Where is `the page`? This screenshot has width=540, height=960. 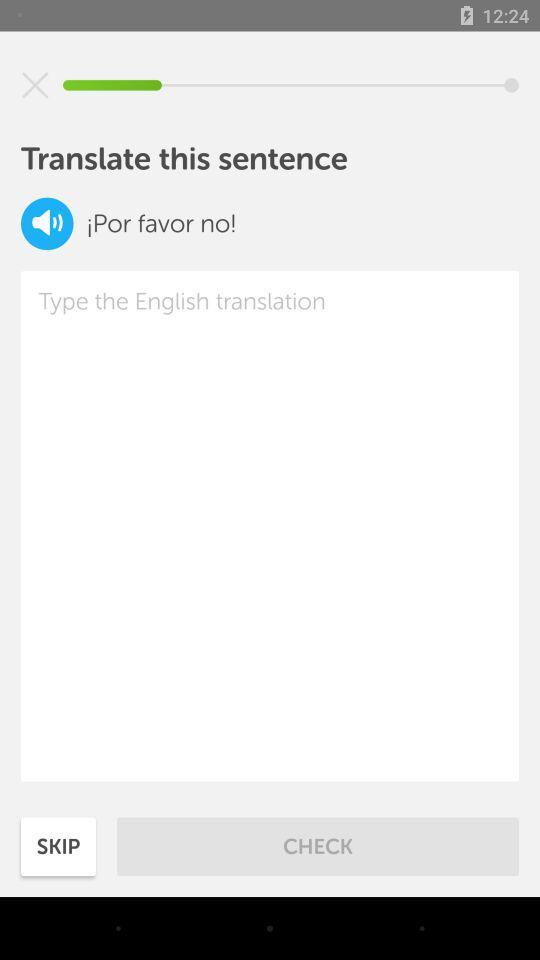
the page is located at coordinates (35, 85).